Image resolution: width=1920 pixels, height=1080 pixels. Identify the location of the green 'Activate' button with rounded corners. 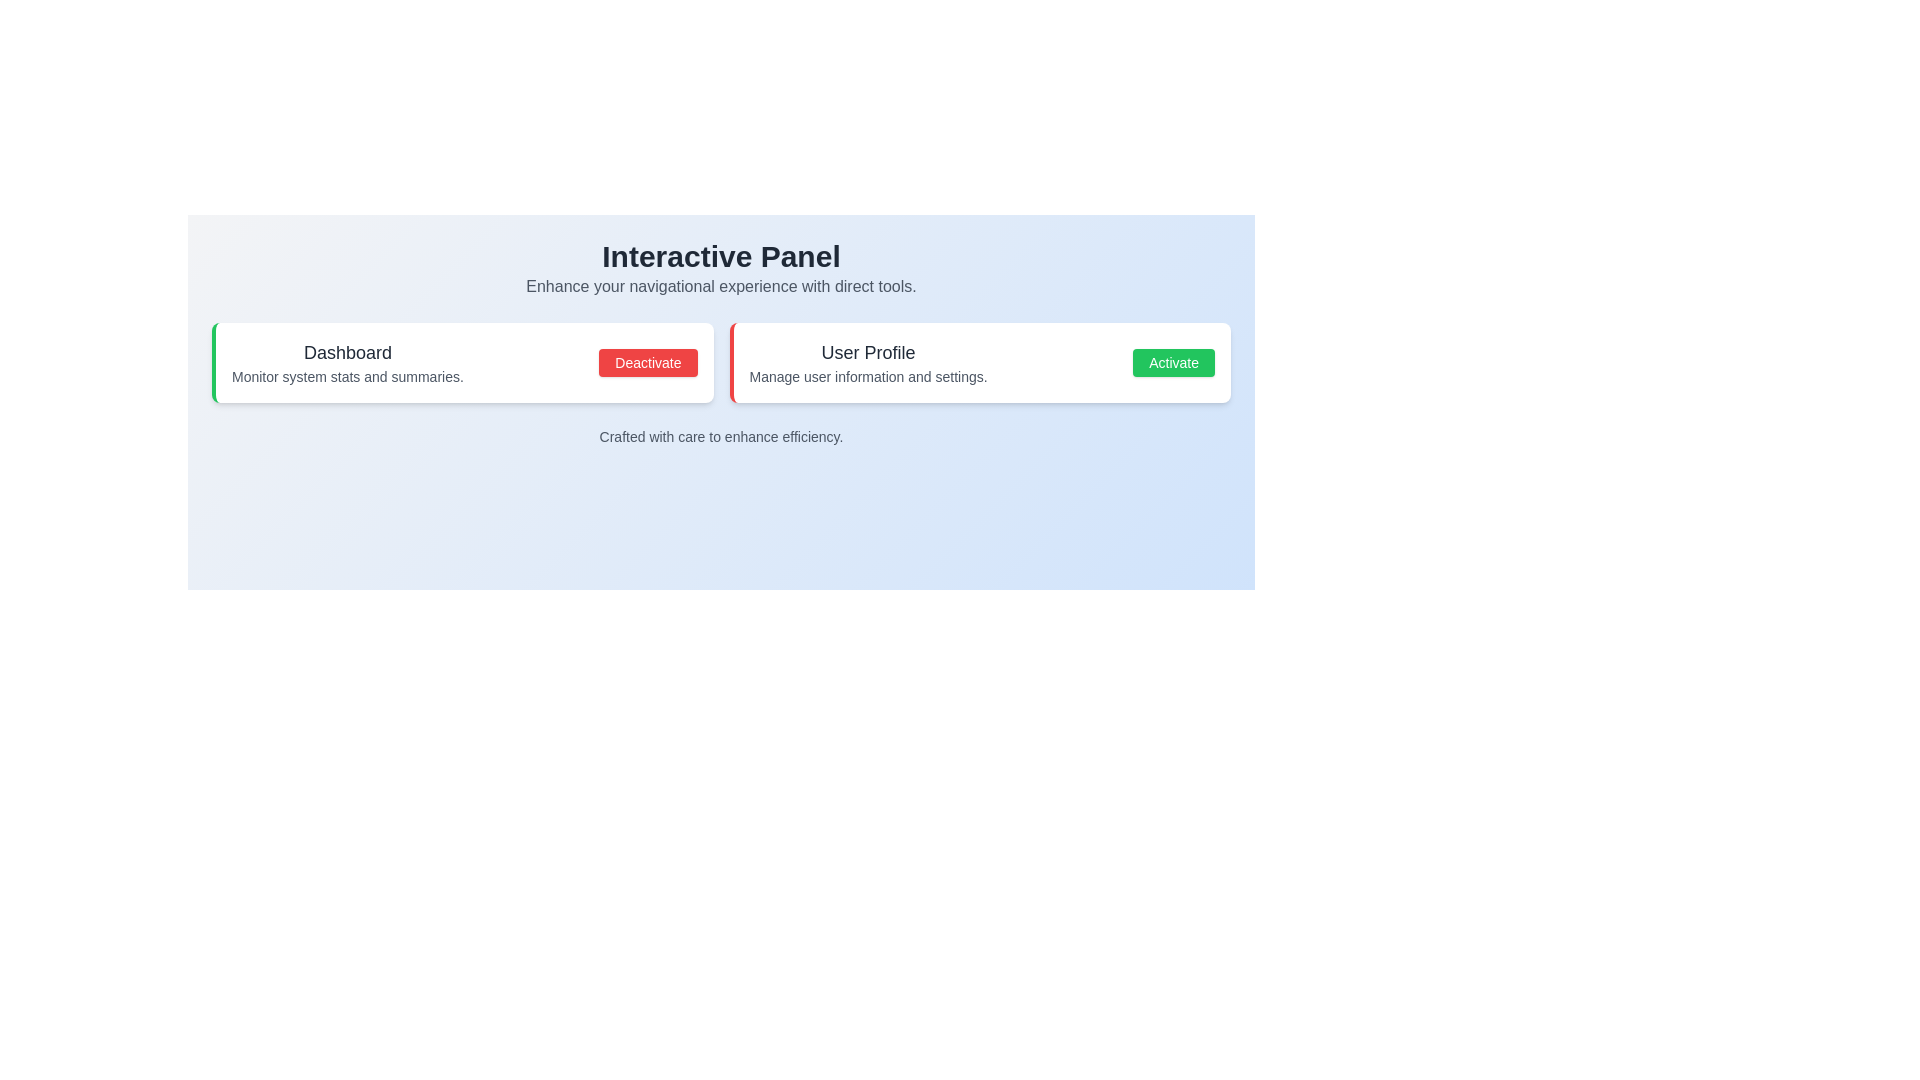
(1174, 362).